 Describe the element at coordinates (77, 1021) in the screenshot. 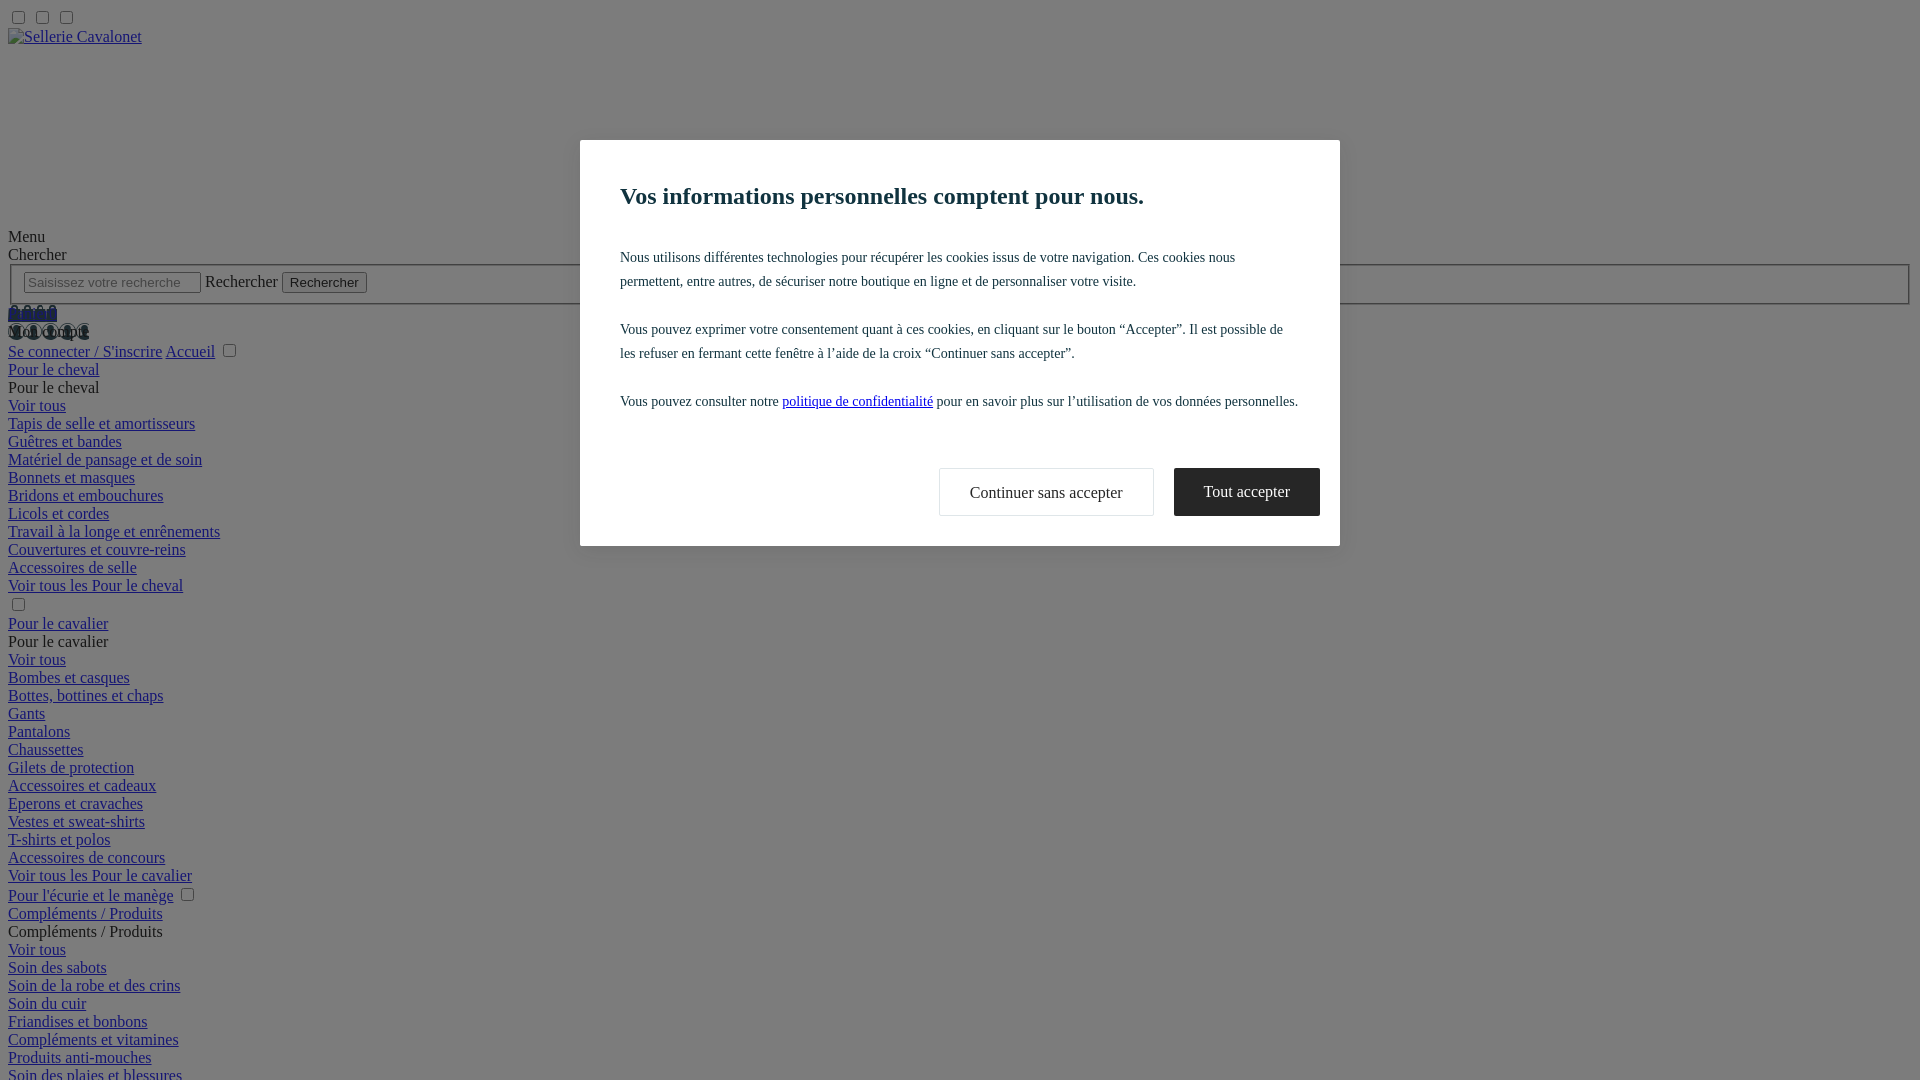

I see `'Friandises et bonbons'` at that location.